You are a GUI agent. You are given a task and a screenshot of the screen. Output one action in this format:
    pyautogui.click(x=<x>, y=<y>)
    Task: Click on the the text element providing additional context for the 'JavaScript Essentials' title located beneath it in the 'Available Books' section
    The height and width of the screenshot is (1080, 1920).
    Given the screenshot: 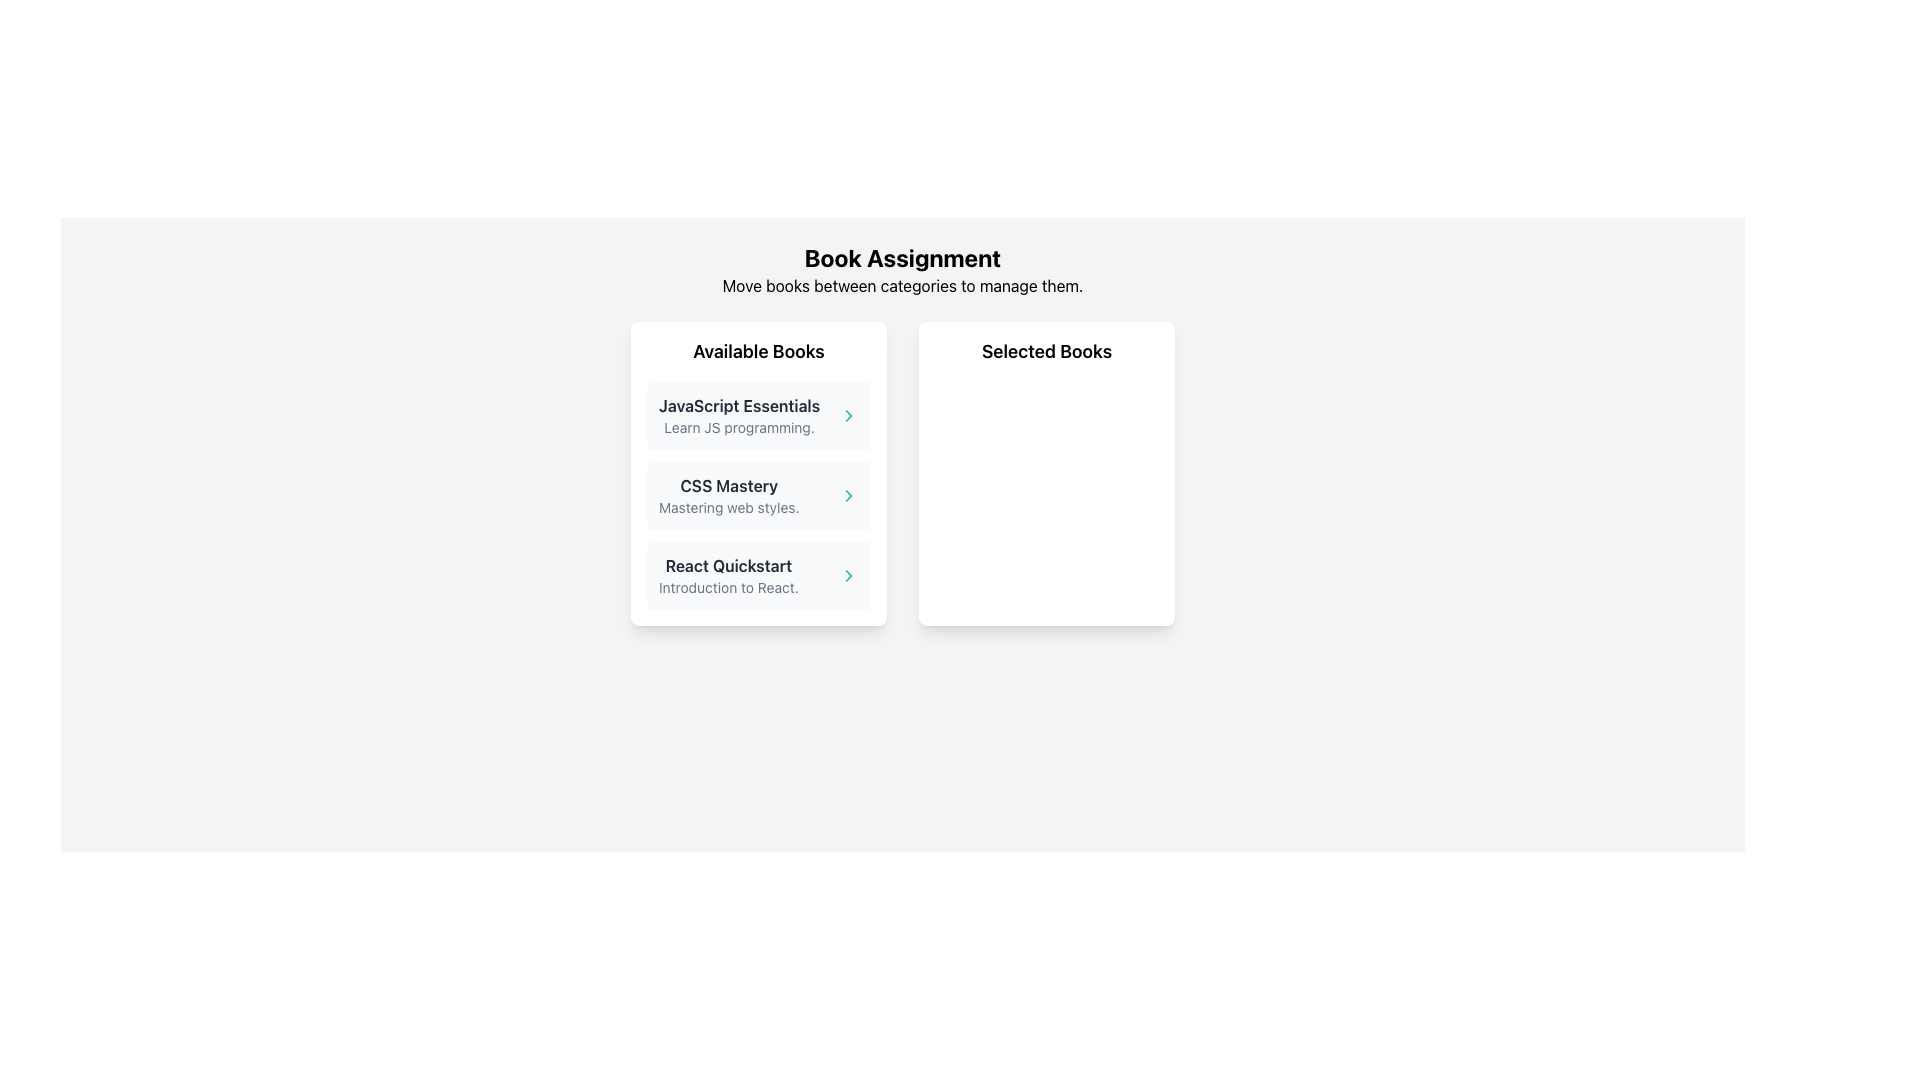 What is the action you would take?
    pyautogui.click(x=738, y=427)
    